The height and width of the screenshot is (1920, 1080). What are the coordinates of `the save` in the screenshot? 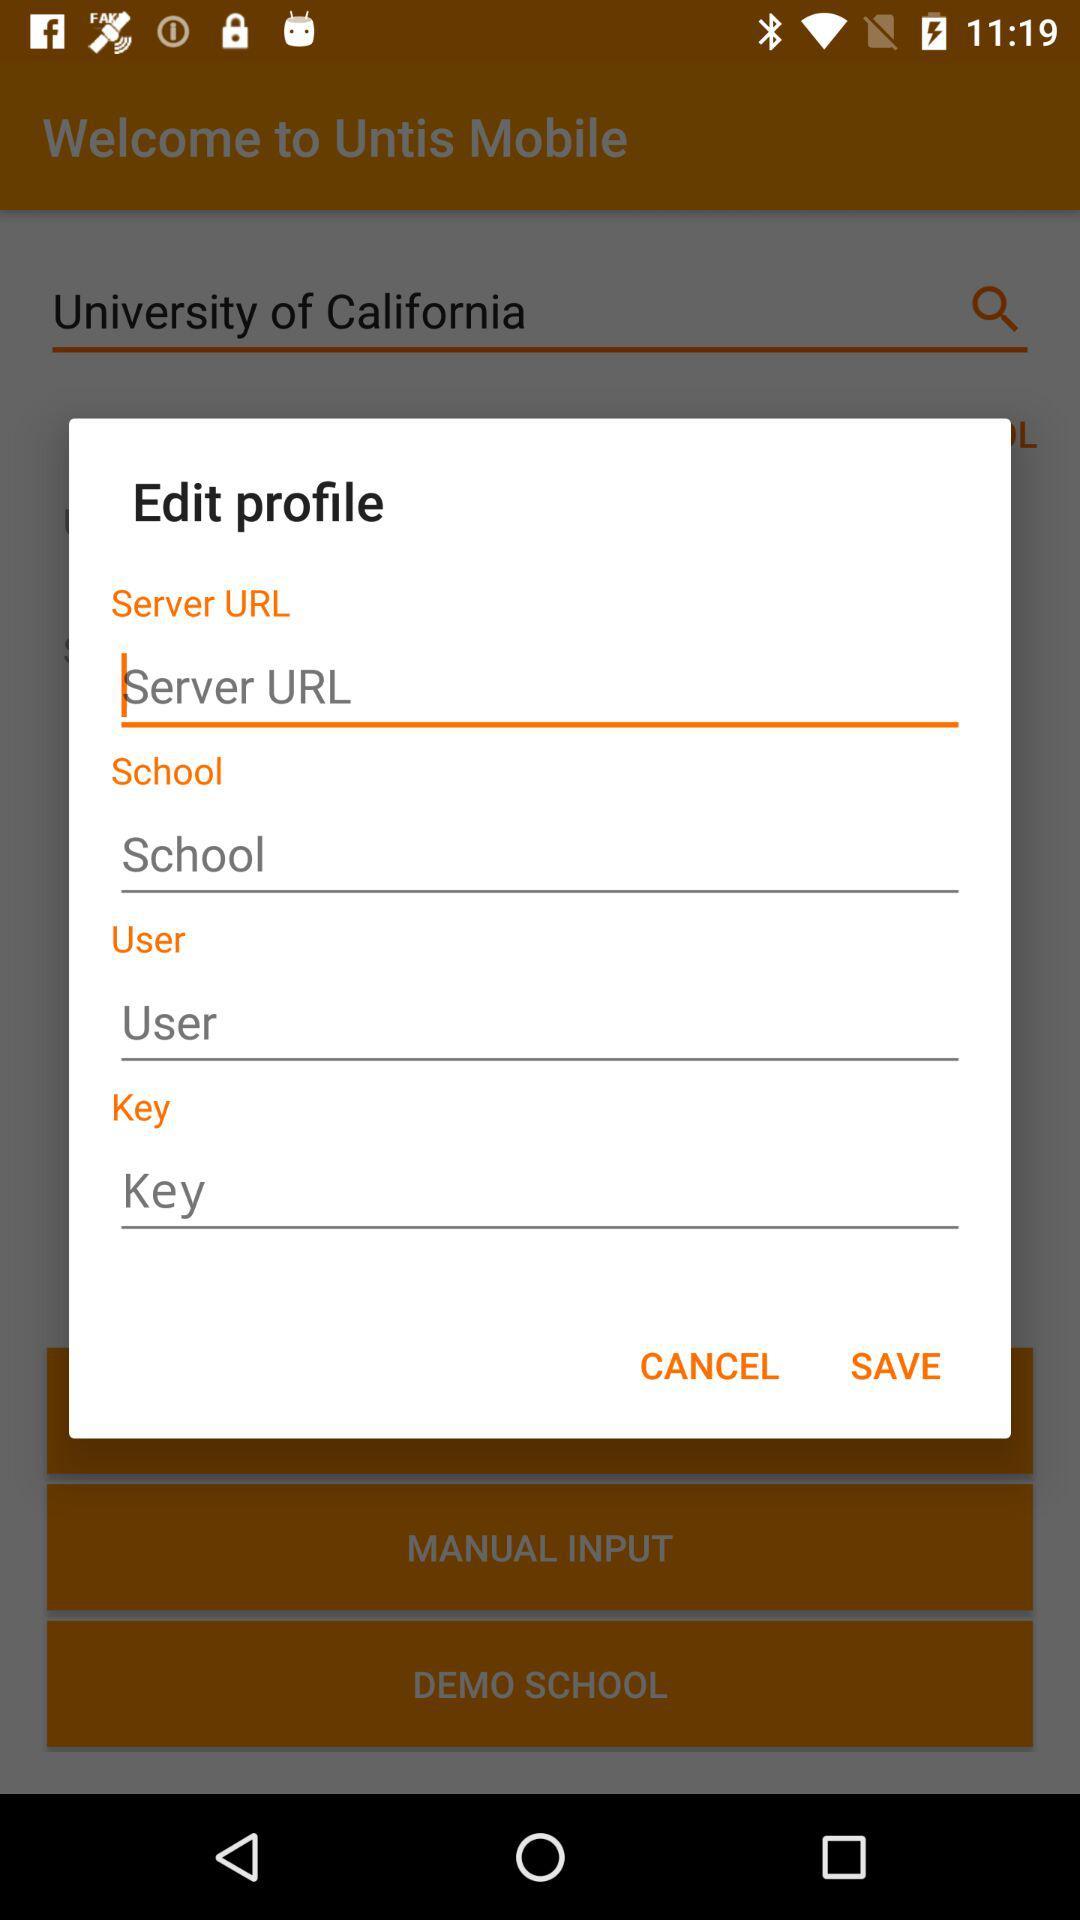 It's located at (894, 1363).